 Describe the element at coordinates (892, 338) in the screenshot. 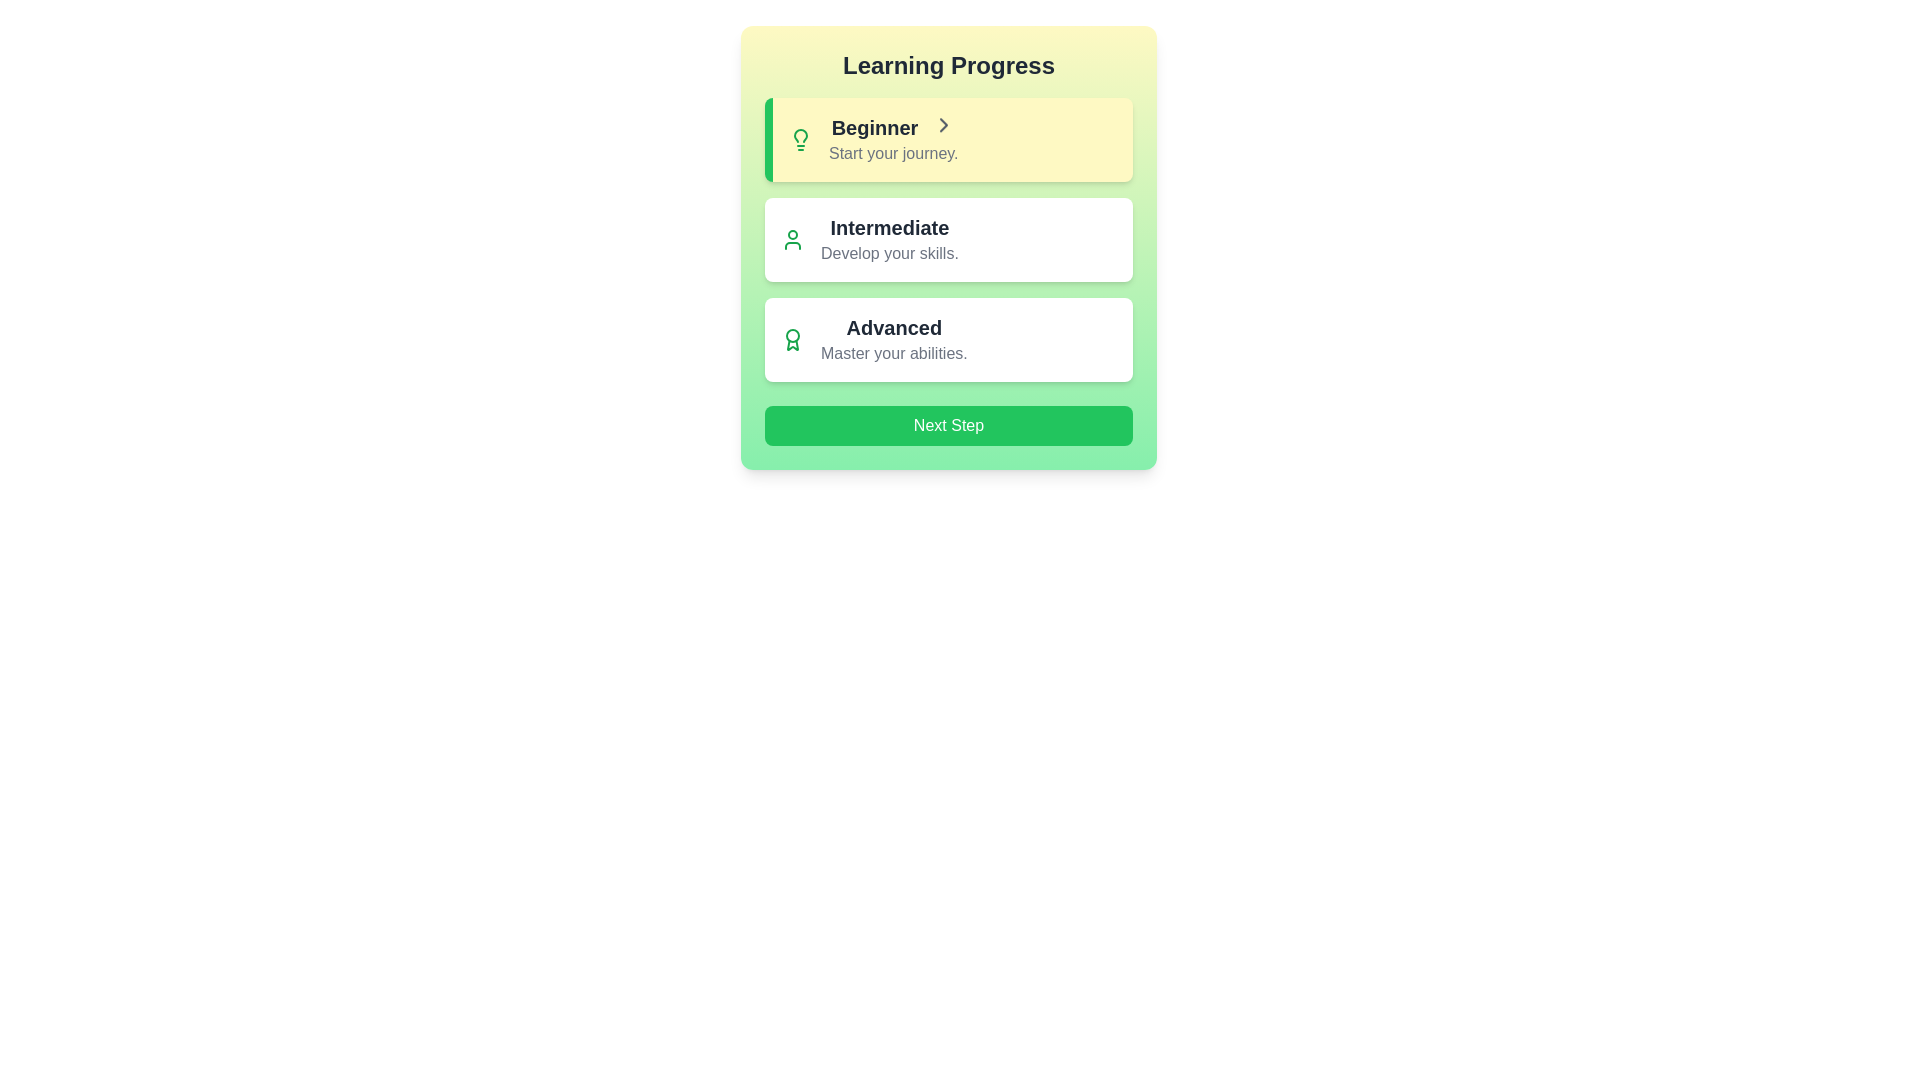

I see `the informational text block related to the Advanced level, which provides an overview of its purpose and usage` at that location.